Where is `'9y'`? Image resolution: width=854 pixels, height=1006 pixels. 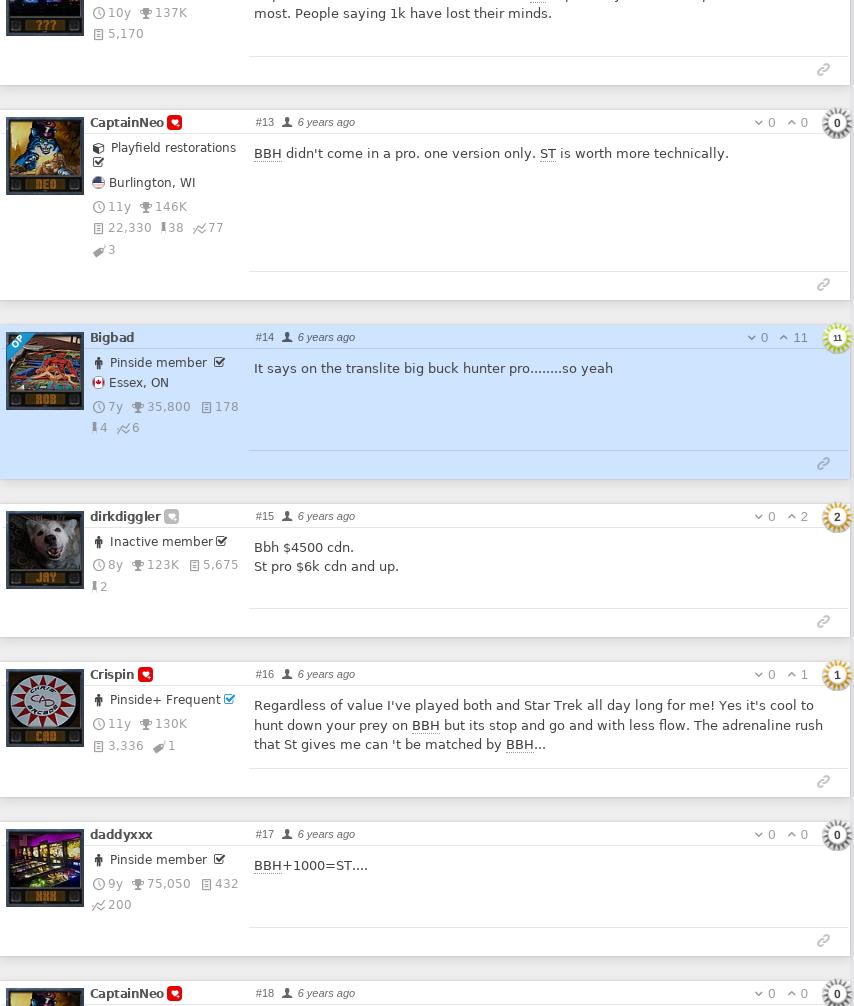 '9y' is located at coordinates (114, 881).